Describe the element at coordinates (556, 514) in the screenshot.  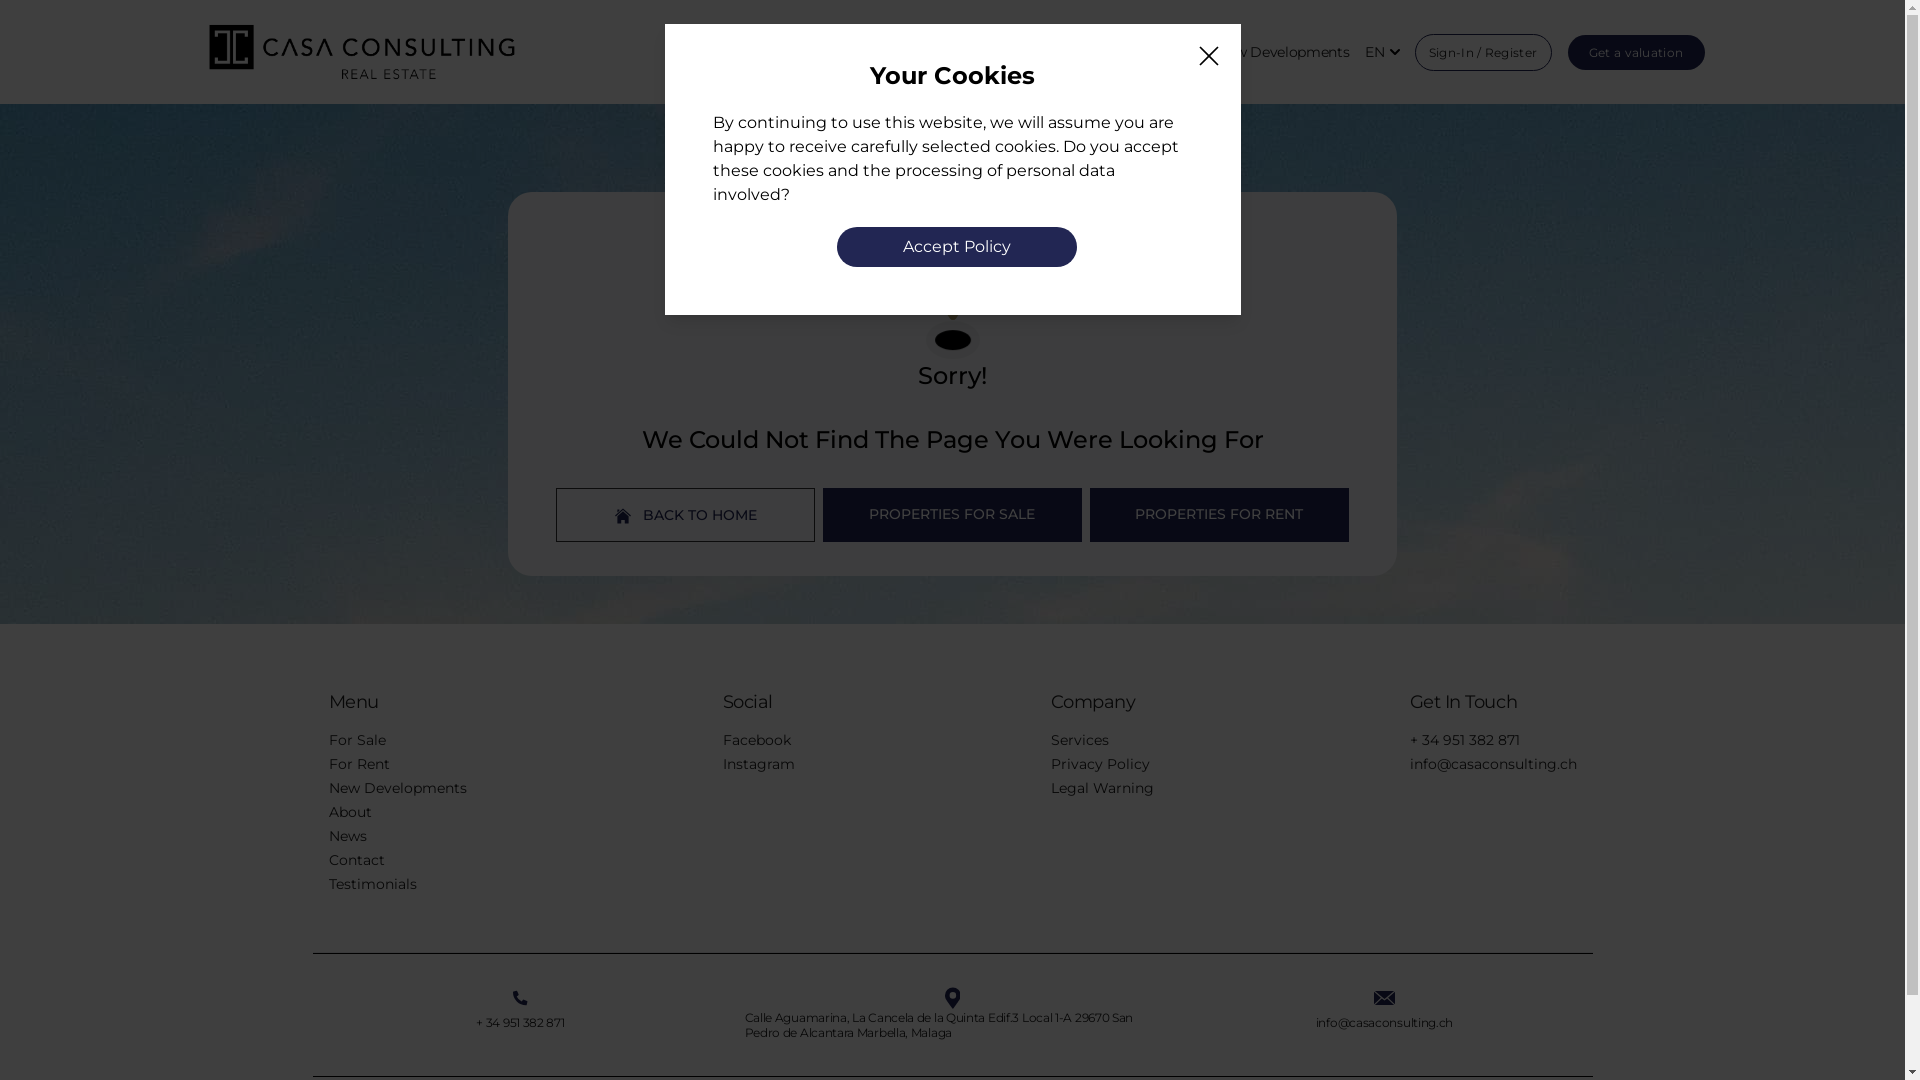
I see `'BACK TO HOME'` at that location.